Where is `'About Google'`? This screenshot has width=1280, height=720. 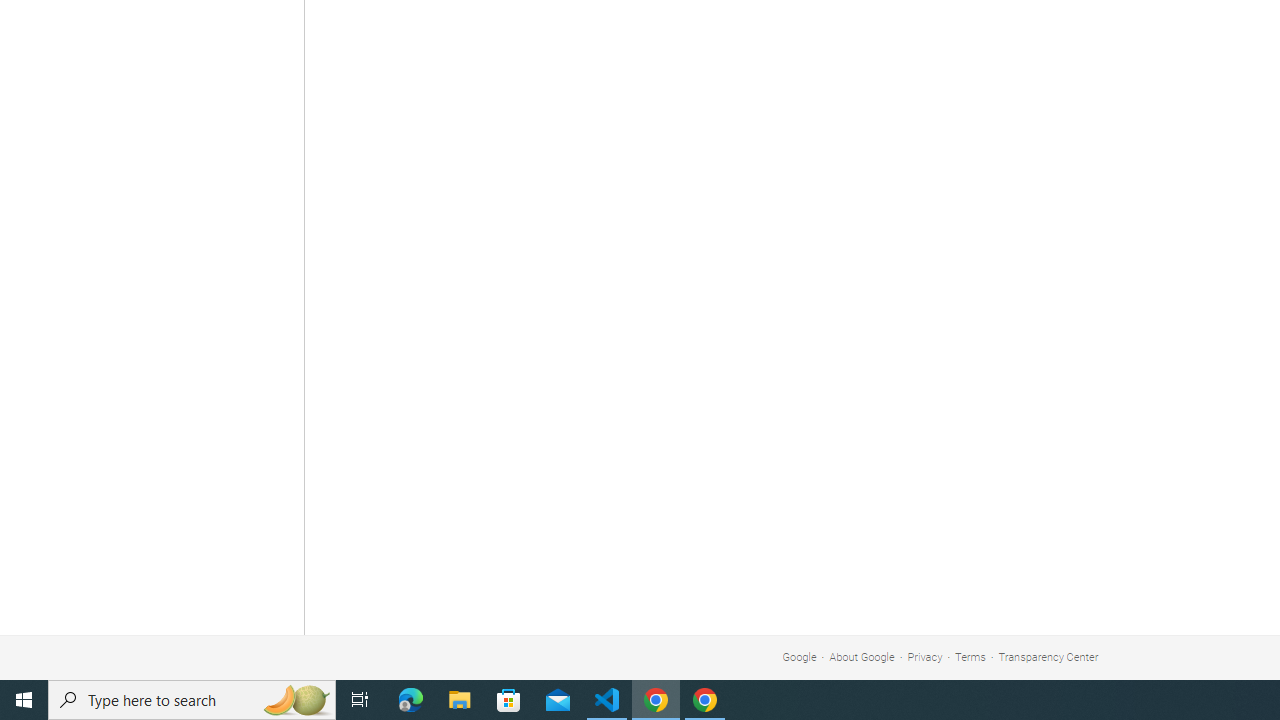 'About Google' is located at coordinates (862, 657).